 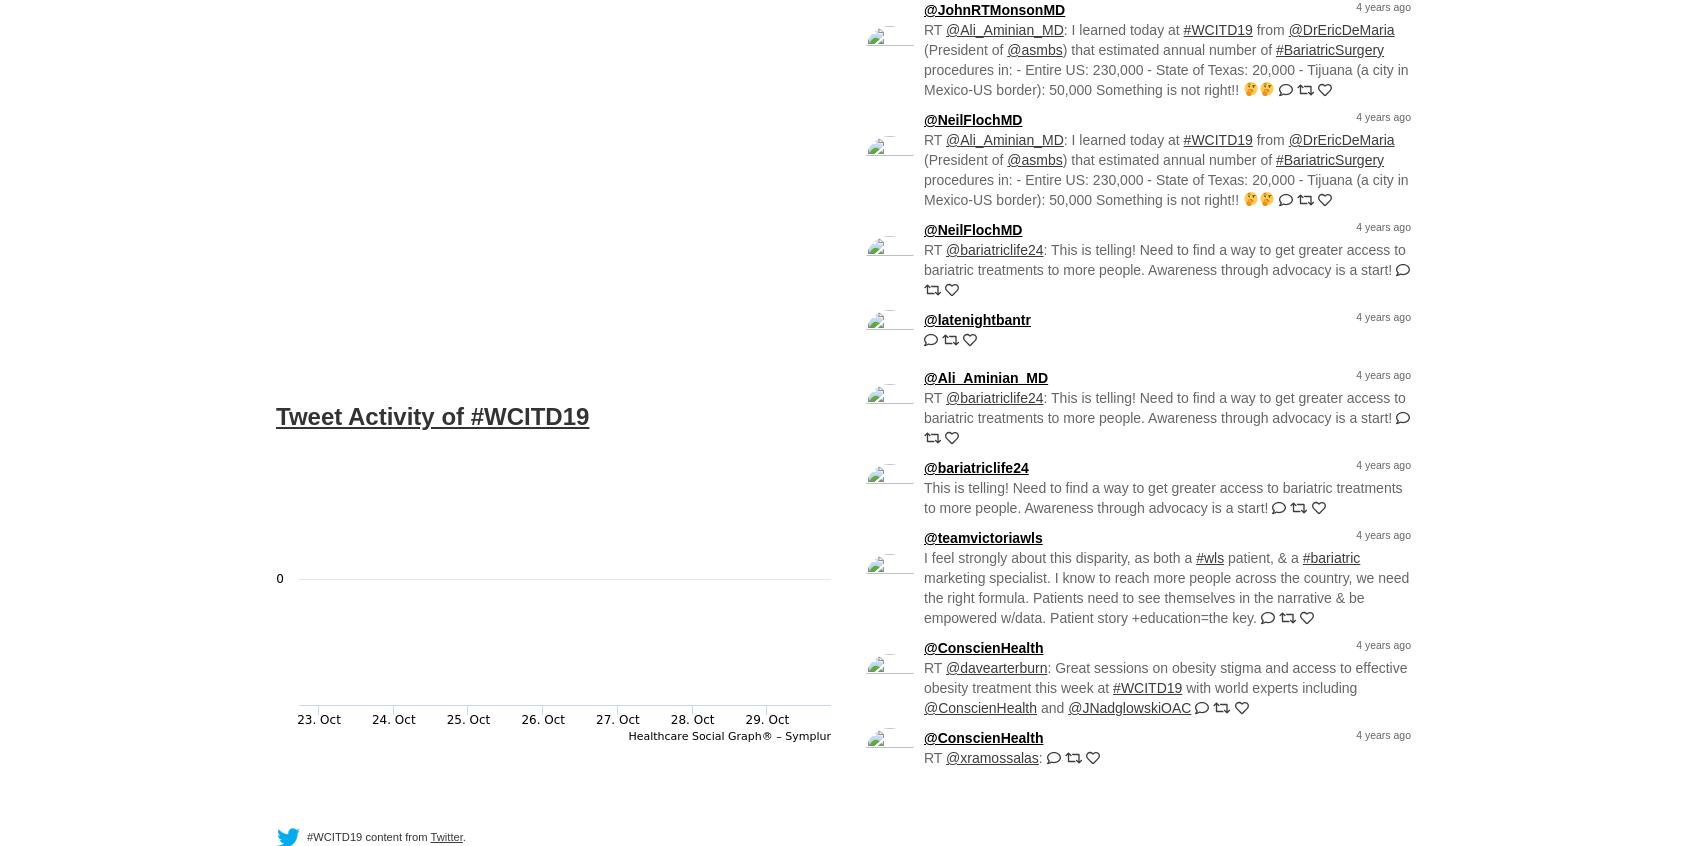 I want to click on '27. Oct', so click(x=594, y=719).